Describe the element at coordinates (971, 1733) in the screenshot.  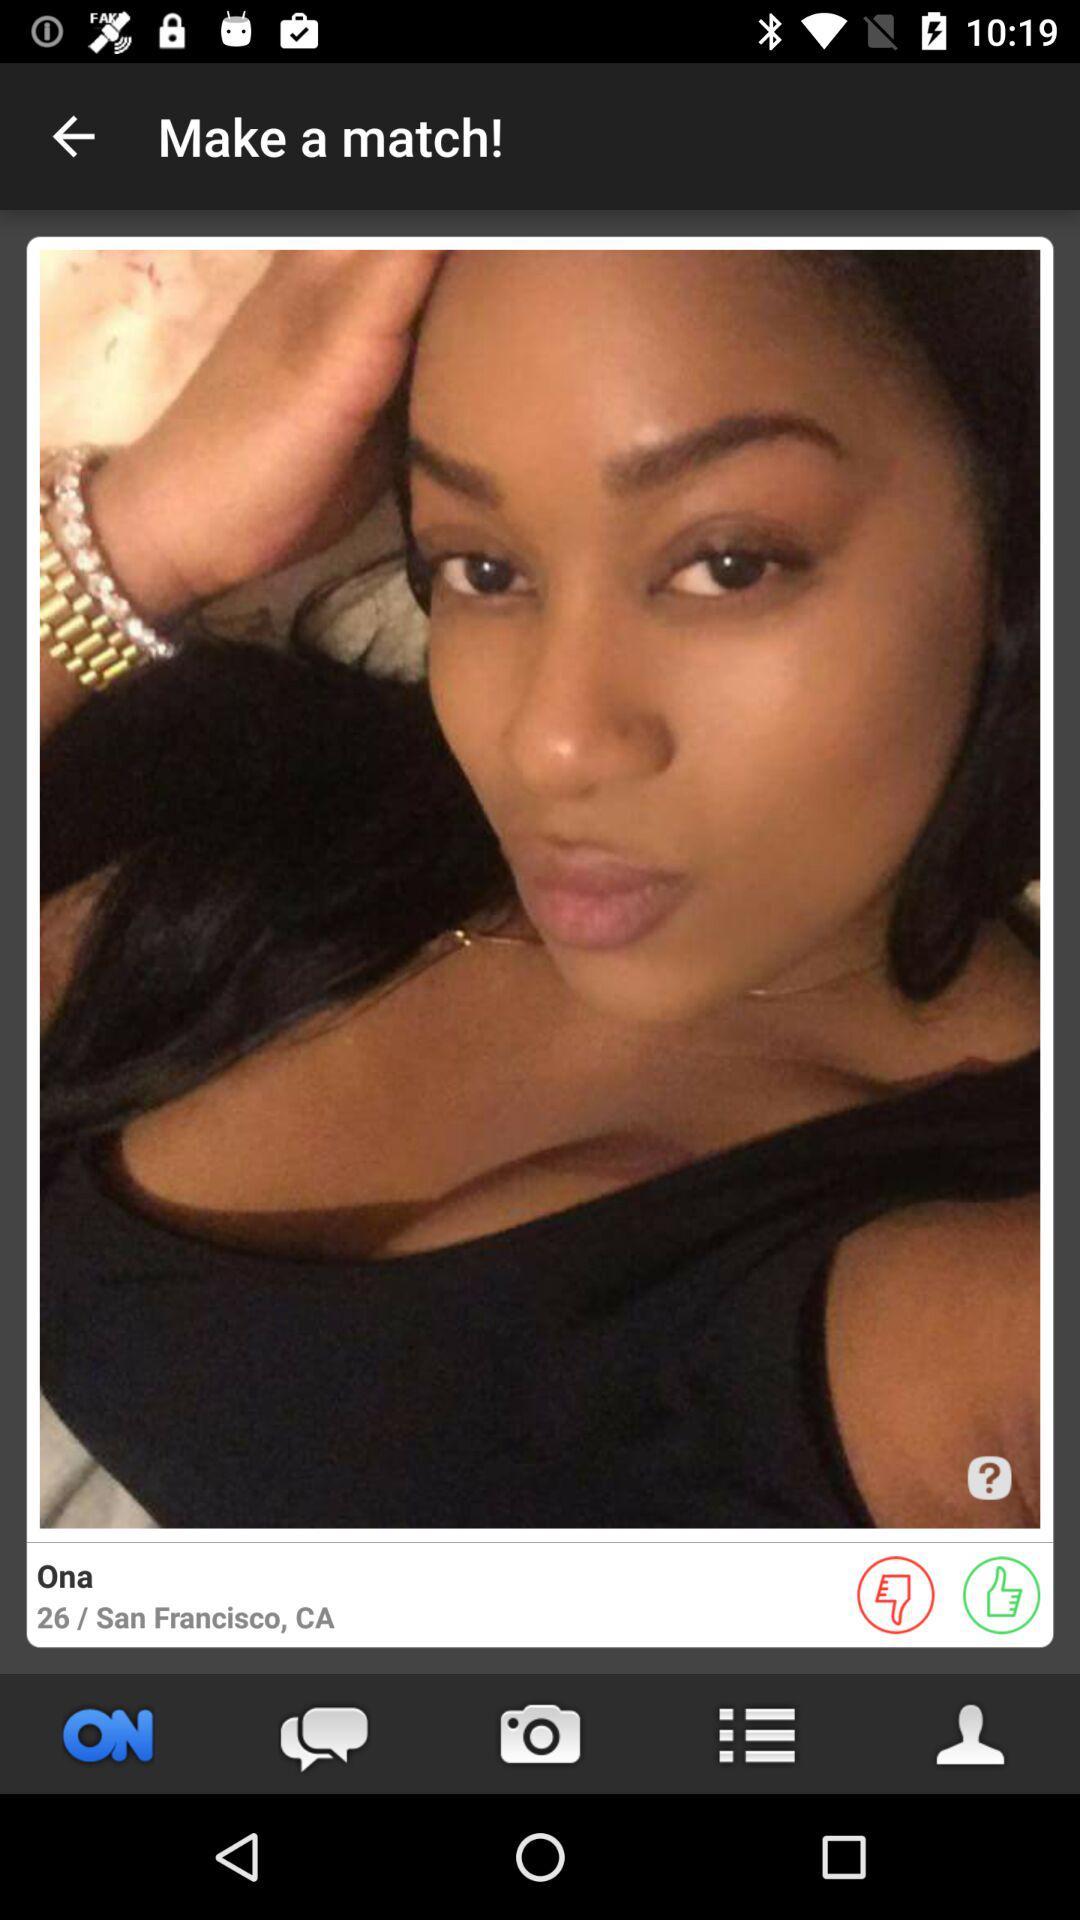
I see `the avatar icon` at that location.